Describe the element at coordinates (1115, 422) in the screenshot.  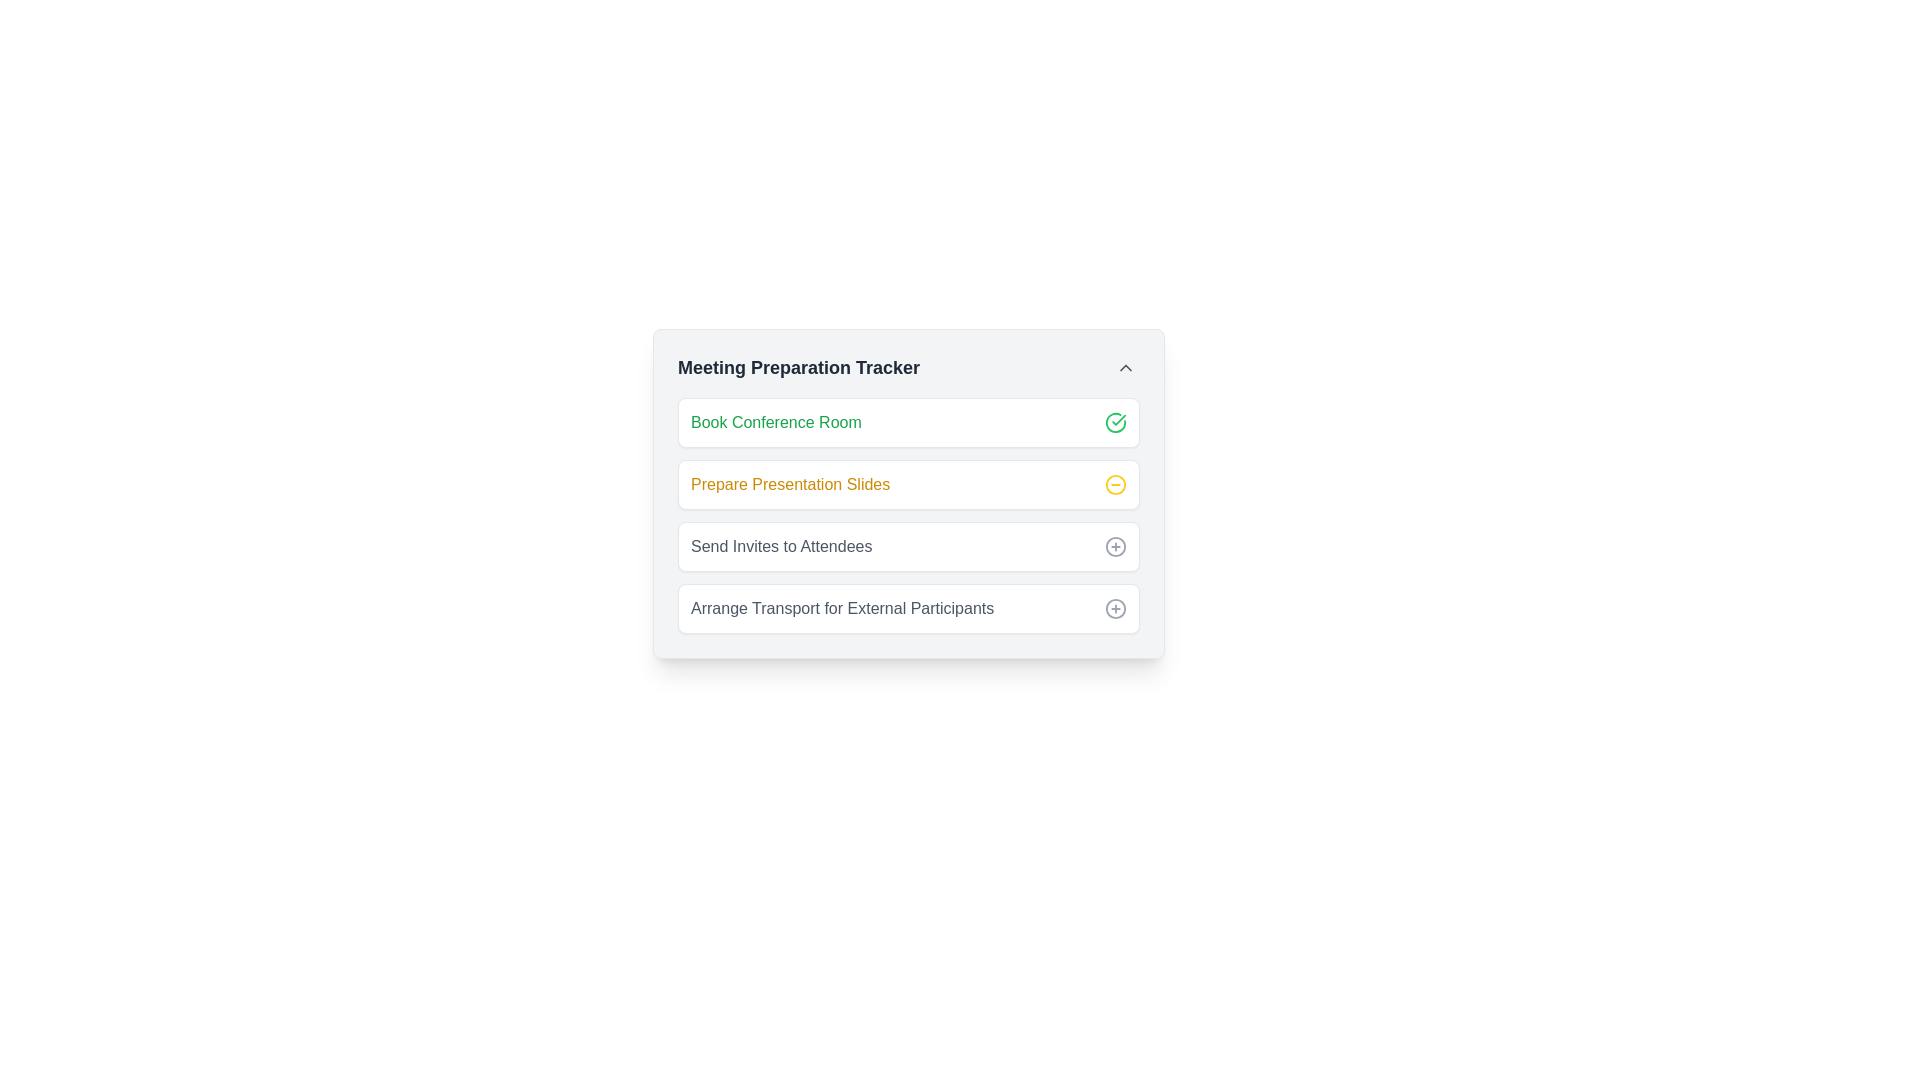
I see `the Decorative icon indicating the successful completion of the task labeled 'Book Conference Room' located in the top right corner of the row in the 'Meeting Preparation Tracker' interface` at that location.